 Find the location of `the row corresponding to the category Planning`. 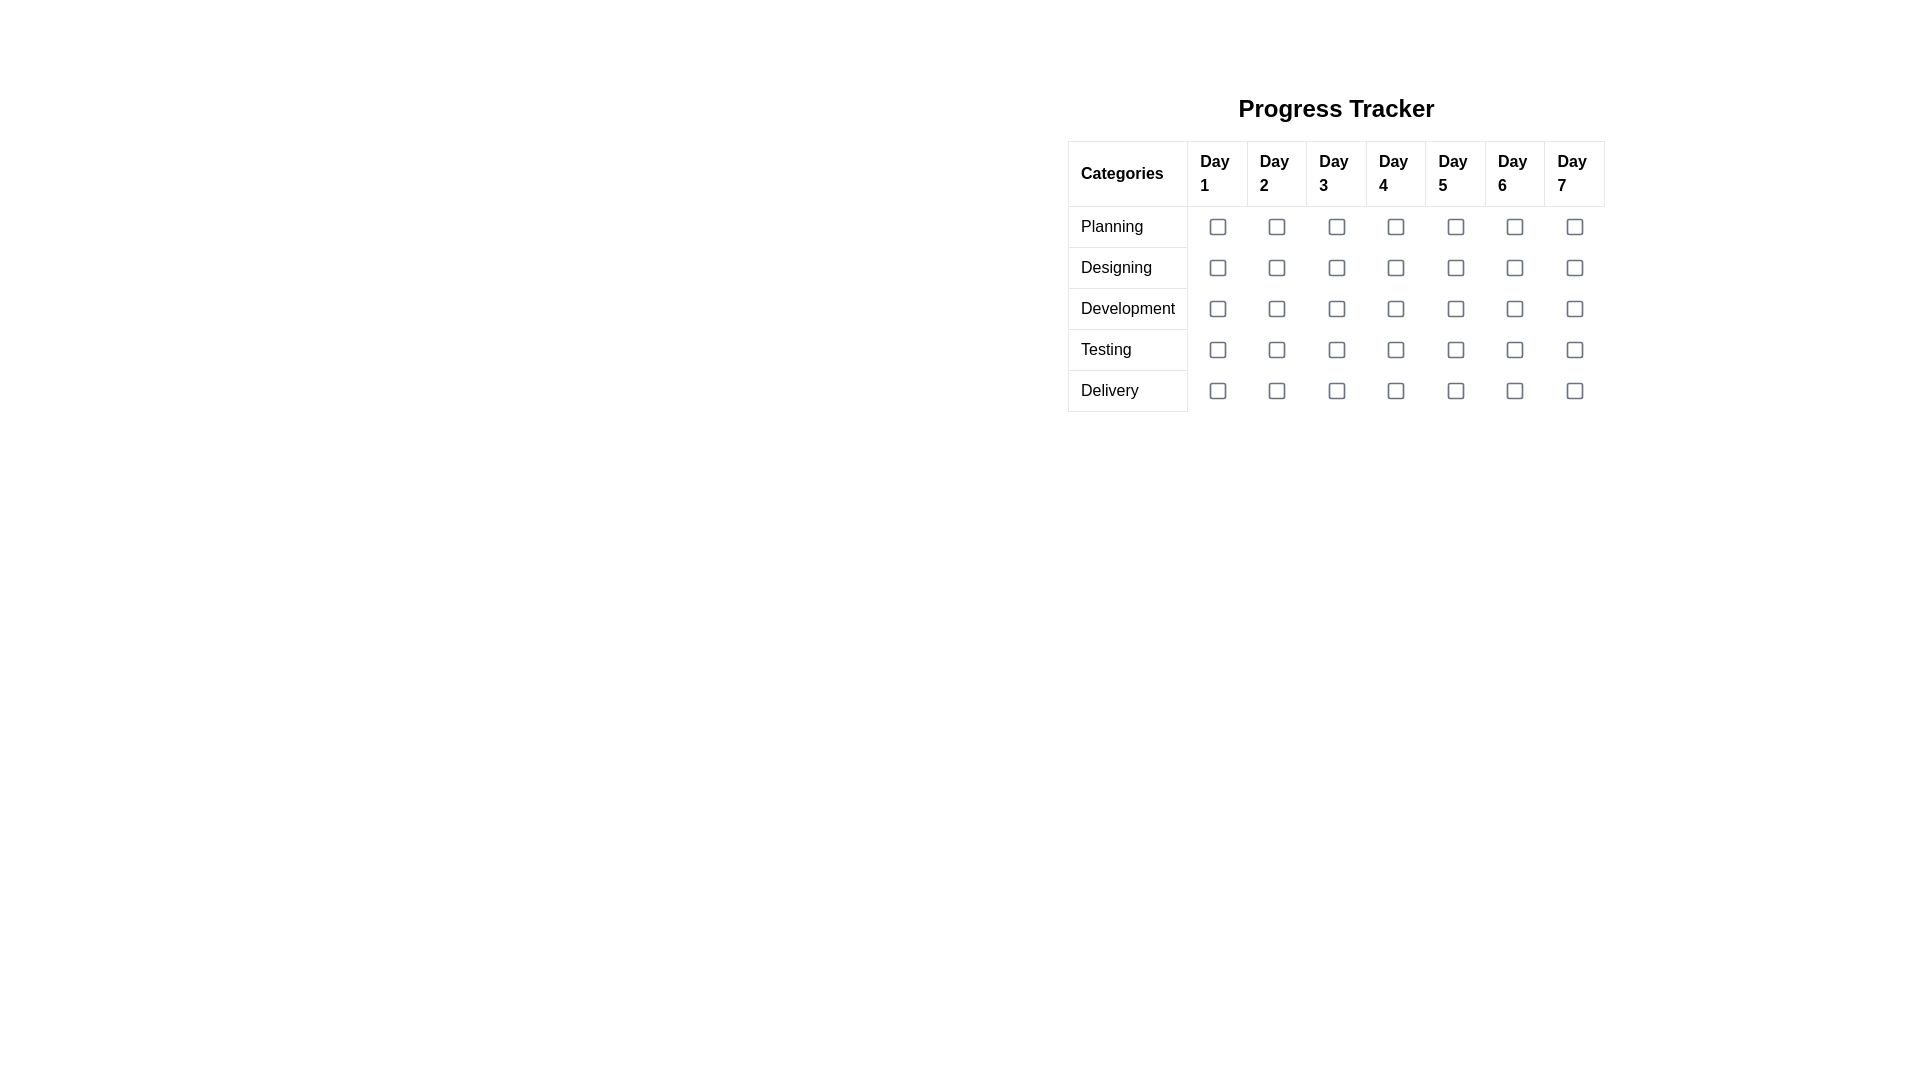

the row corresponding to the category Planning is located at coordinates (1336, 226).